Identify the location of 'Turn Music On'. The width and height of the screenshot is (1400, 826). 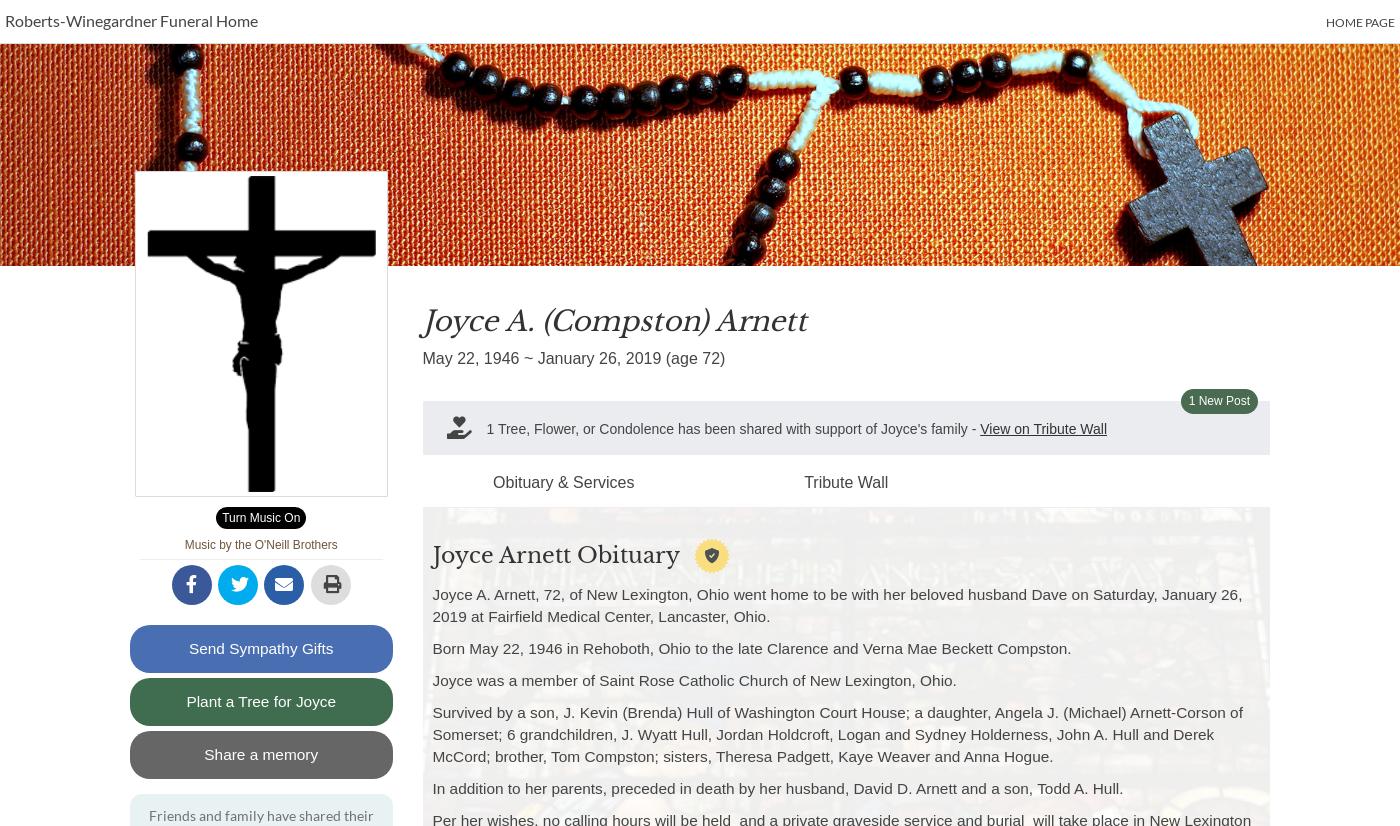
(260, 516).